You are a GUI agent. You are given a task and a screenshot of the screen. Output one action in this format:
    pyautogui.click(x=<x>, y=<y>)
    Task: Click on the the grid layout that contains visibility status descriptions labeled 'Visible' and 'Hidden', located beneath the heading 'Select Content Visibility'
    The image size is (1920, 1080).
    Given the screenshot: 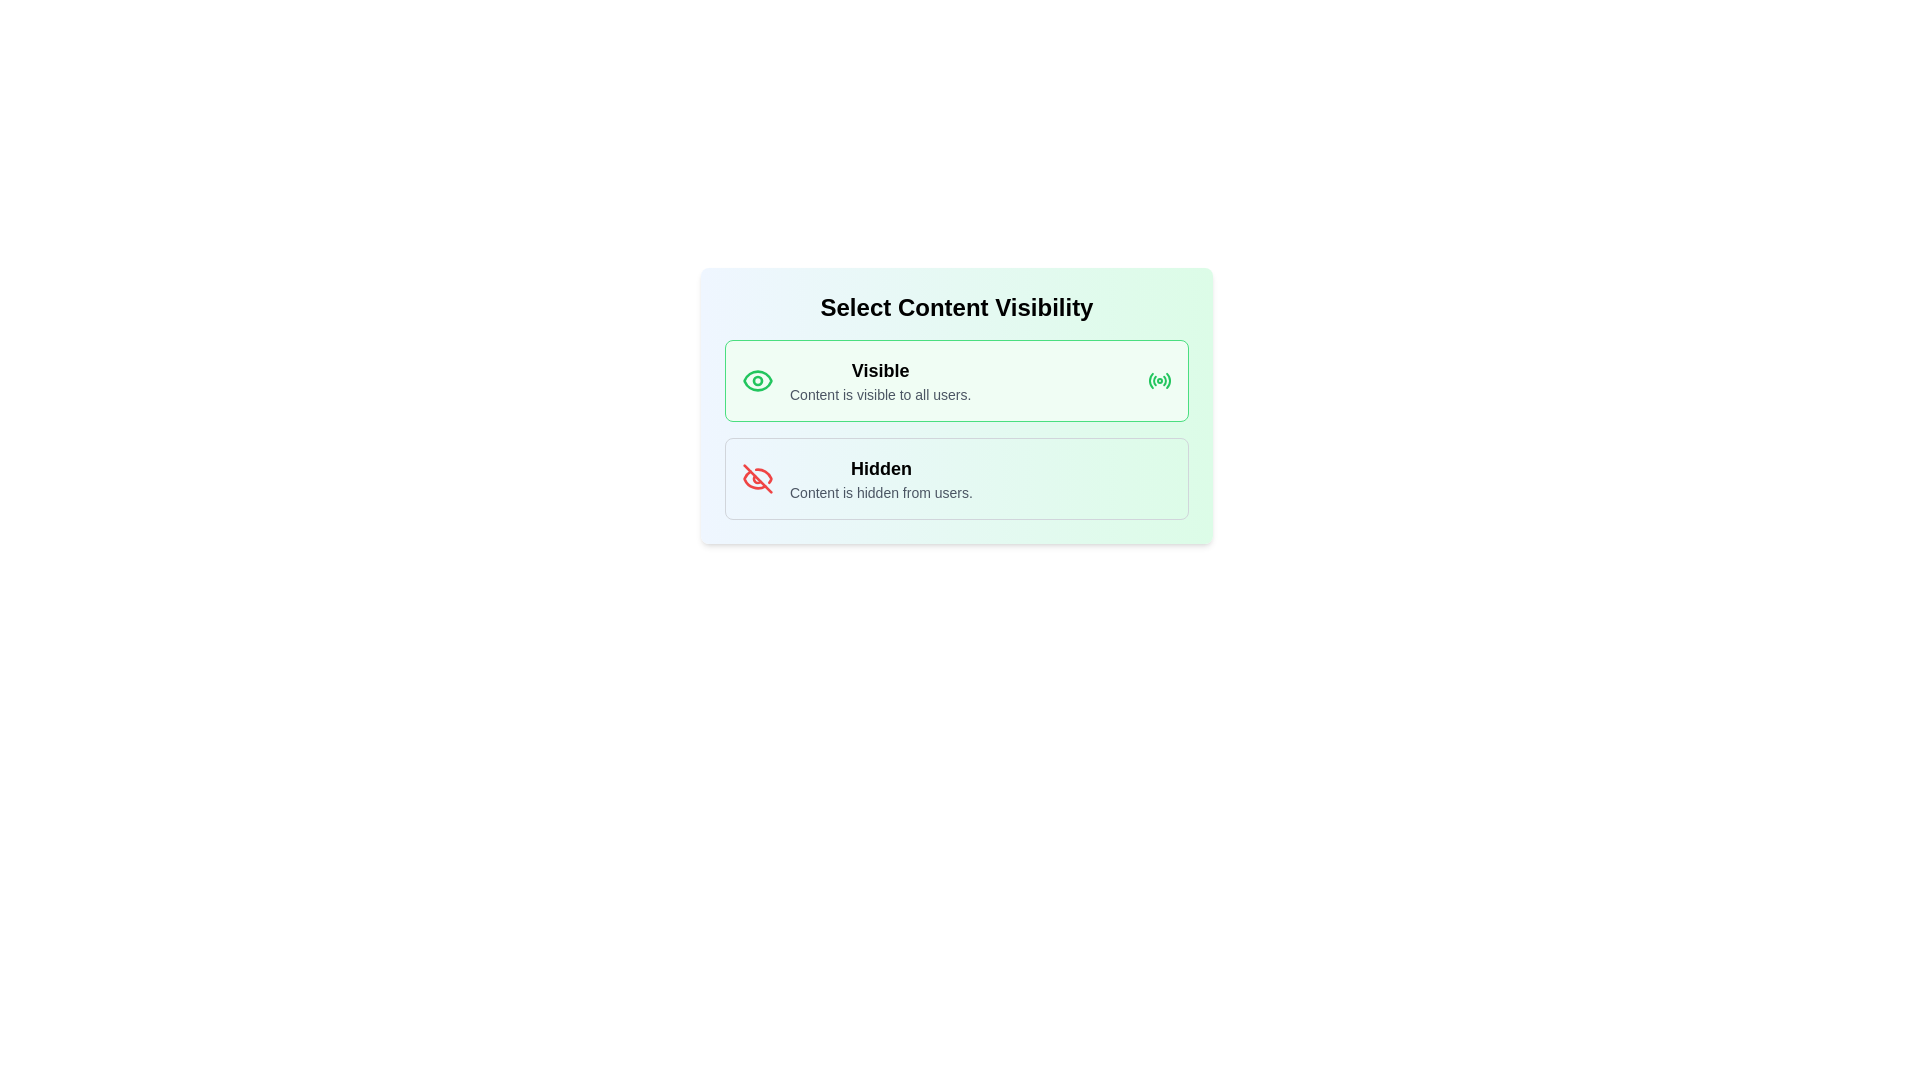 What is the action you would take?
    pyautogui.click(x=955, y=428)
    